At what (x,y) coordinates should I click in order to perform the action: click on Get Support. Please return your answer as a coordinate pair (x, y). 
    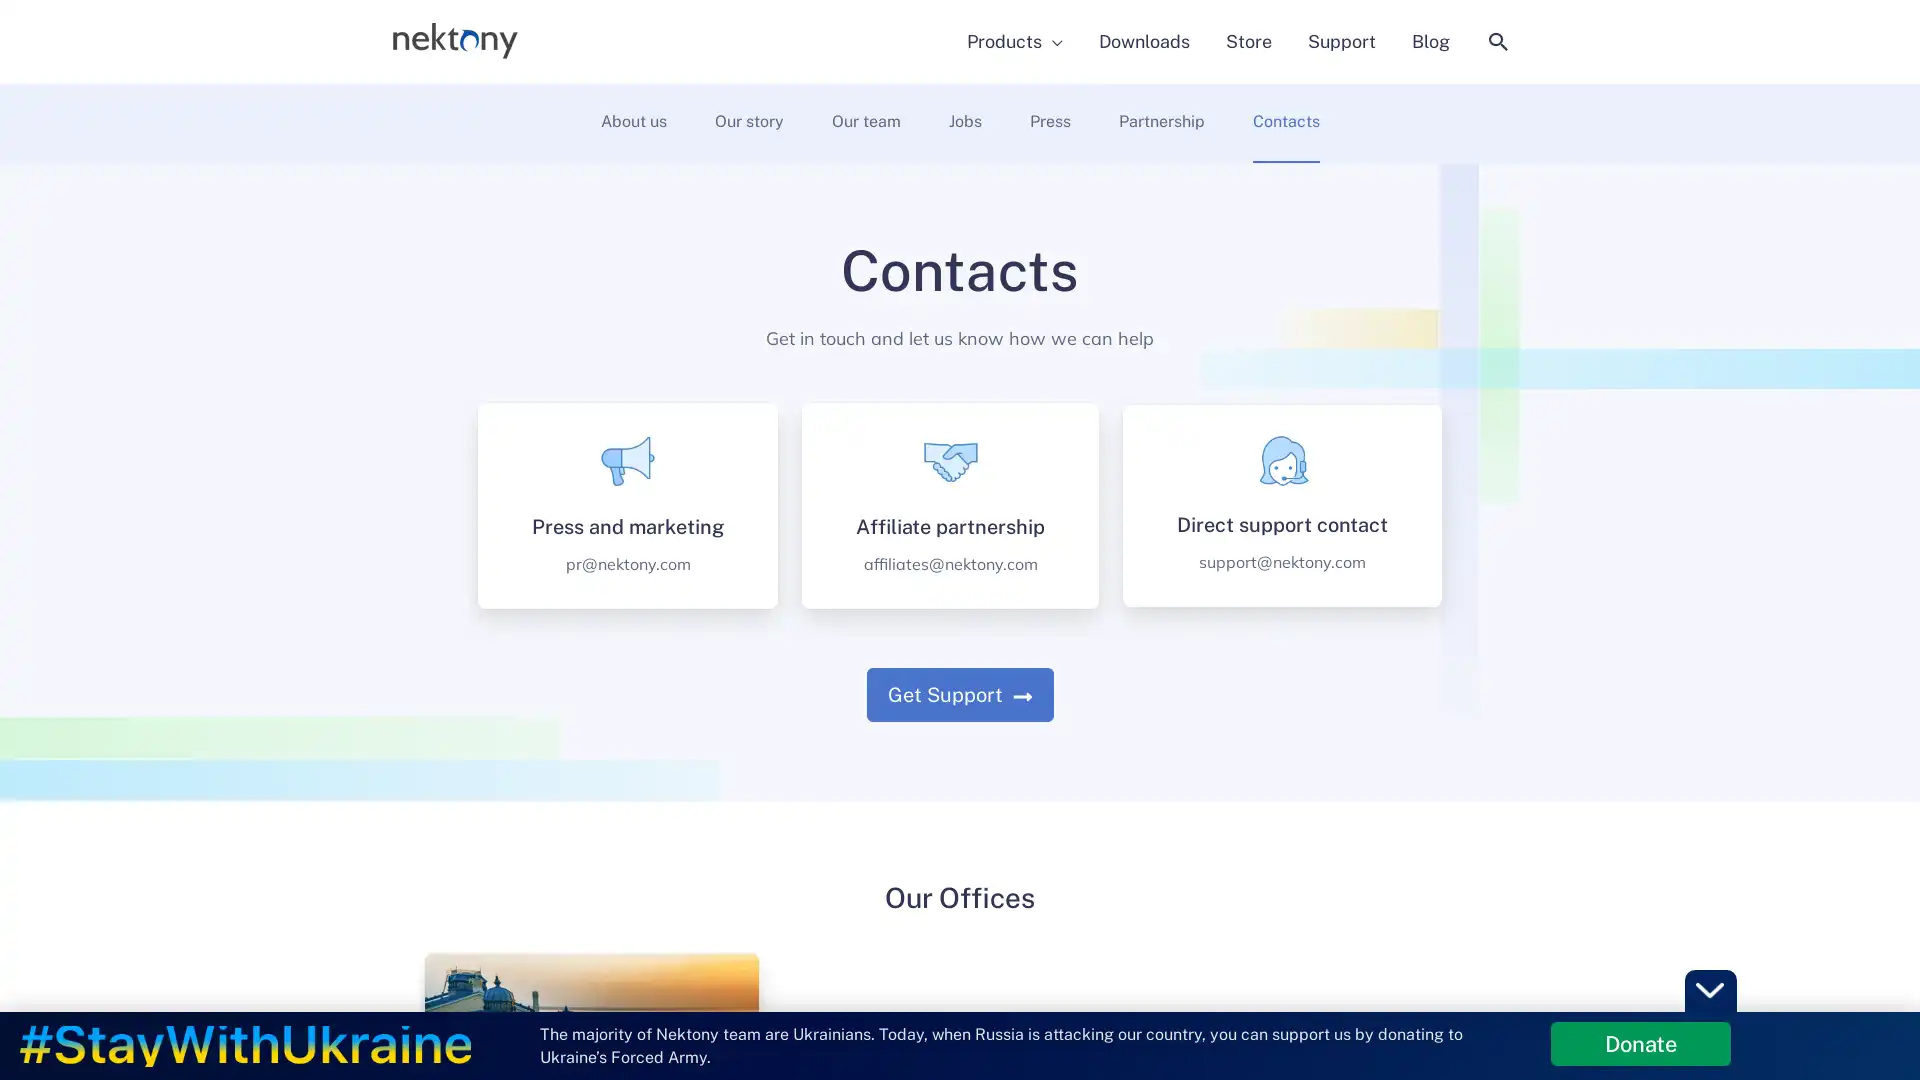
    Looking at the image, I should click on (958, 693).